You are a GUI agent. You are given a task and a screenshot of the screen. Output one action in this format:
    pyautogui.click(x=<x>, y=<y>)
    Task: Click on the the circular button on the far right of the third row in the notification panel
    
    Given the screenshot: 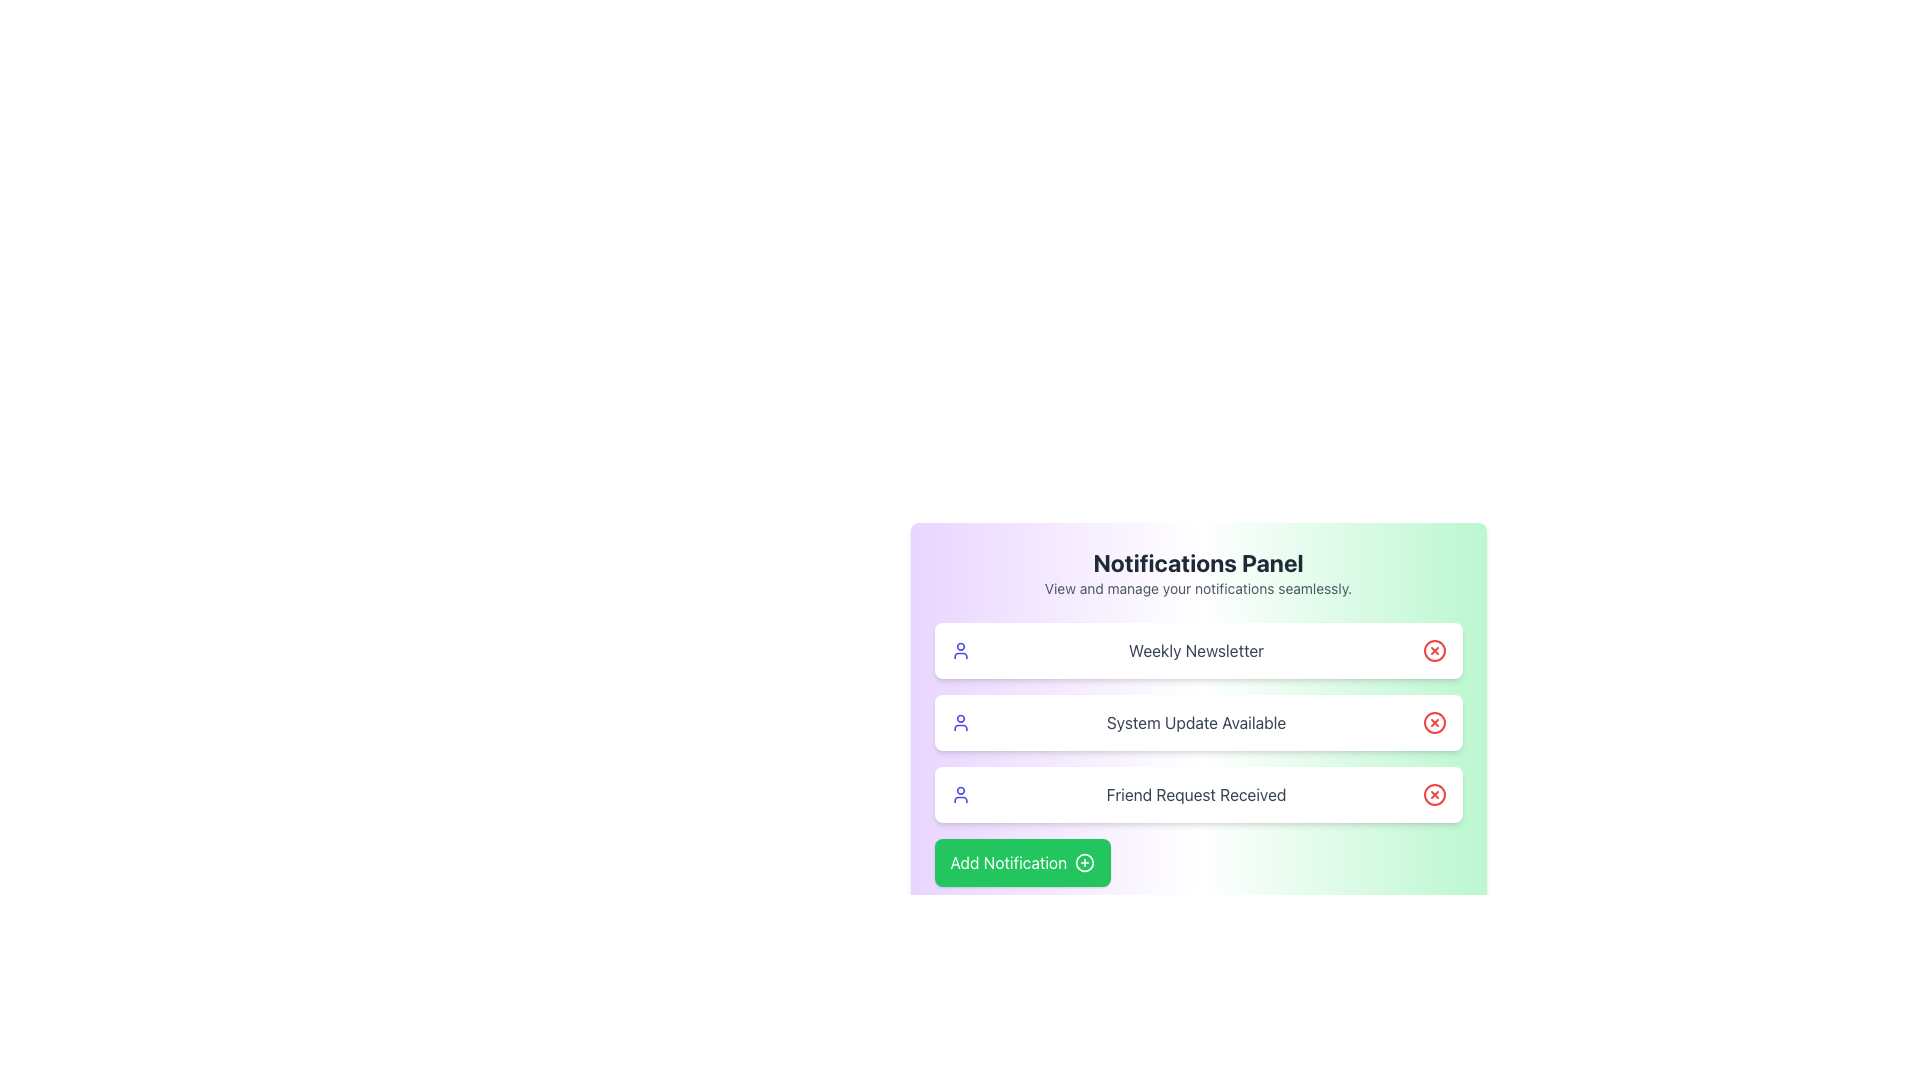 What is the action you would take?
    pyautogui.click(x=1433, y=793)
    